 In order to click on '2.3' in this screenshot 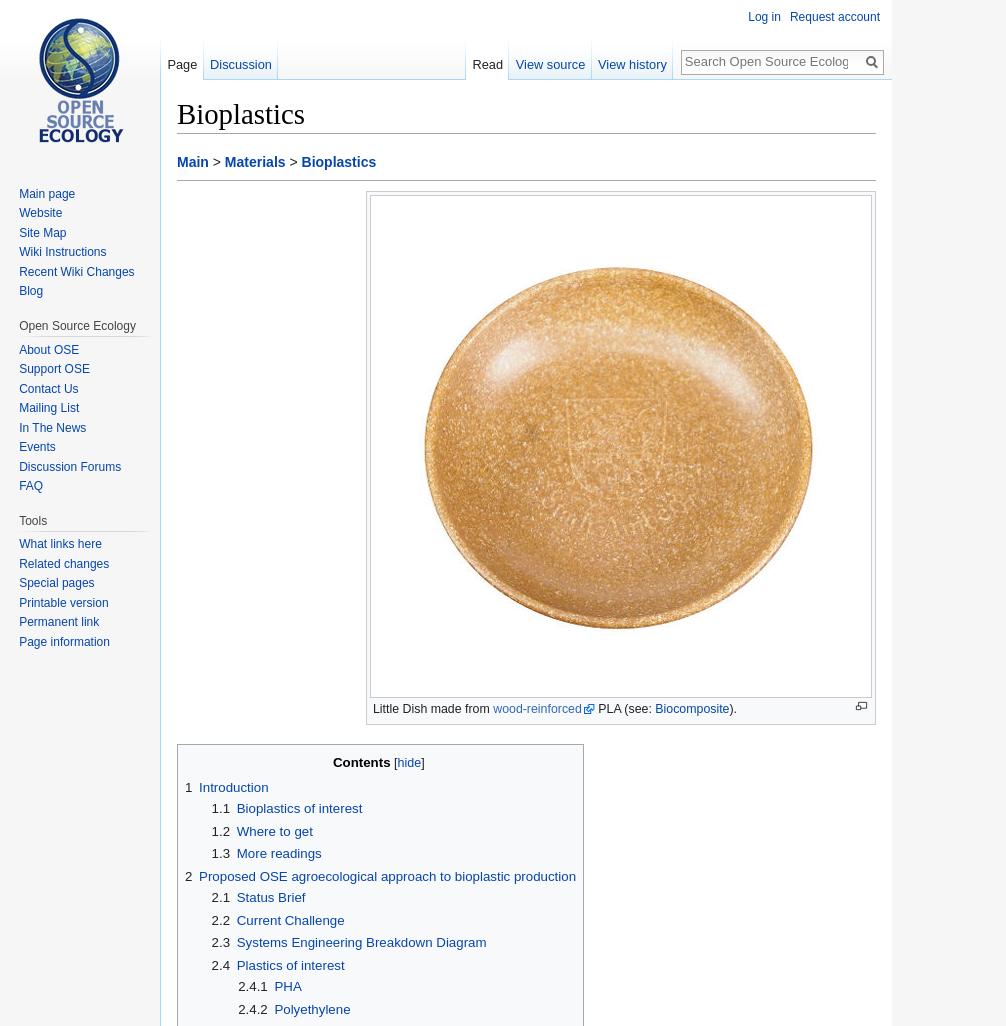, I will do `click(220, 942)`.